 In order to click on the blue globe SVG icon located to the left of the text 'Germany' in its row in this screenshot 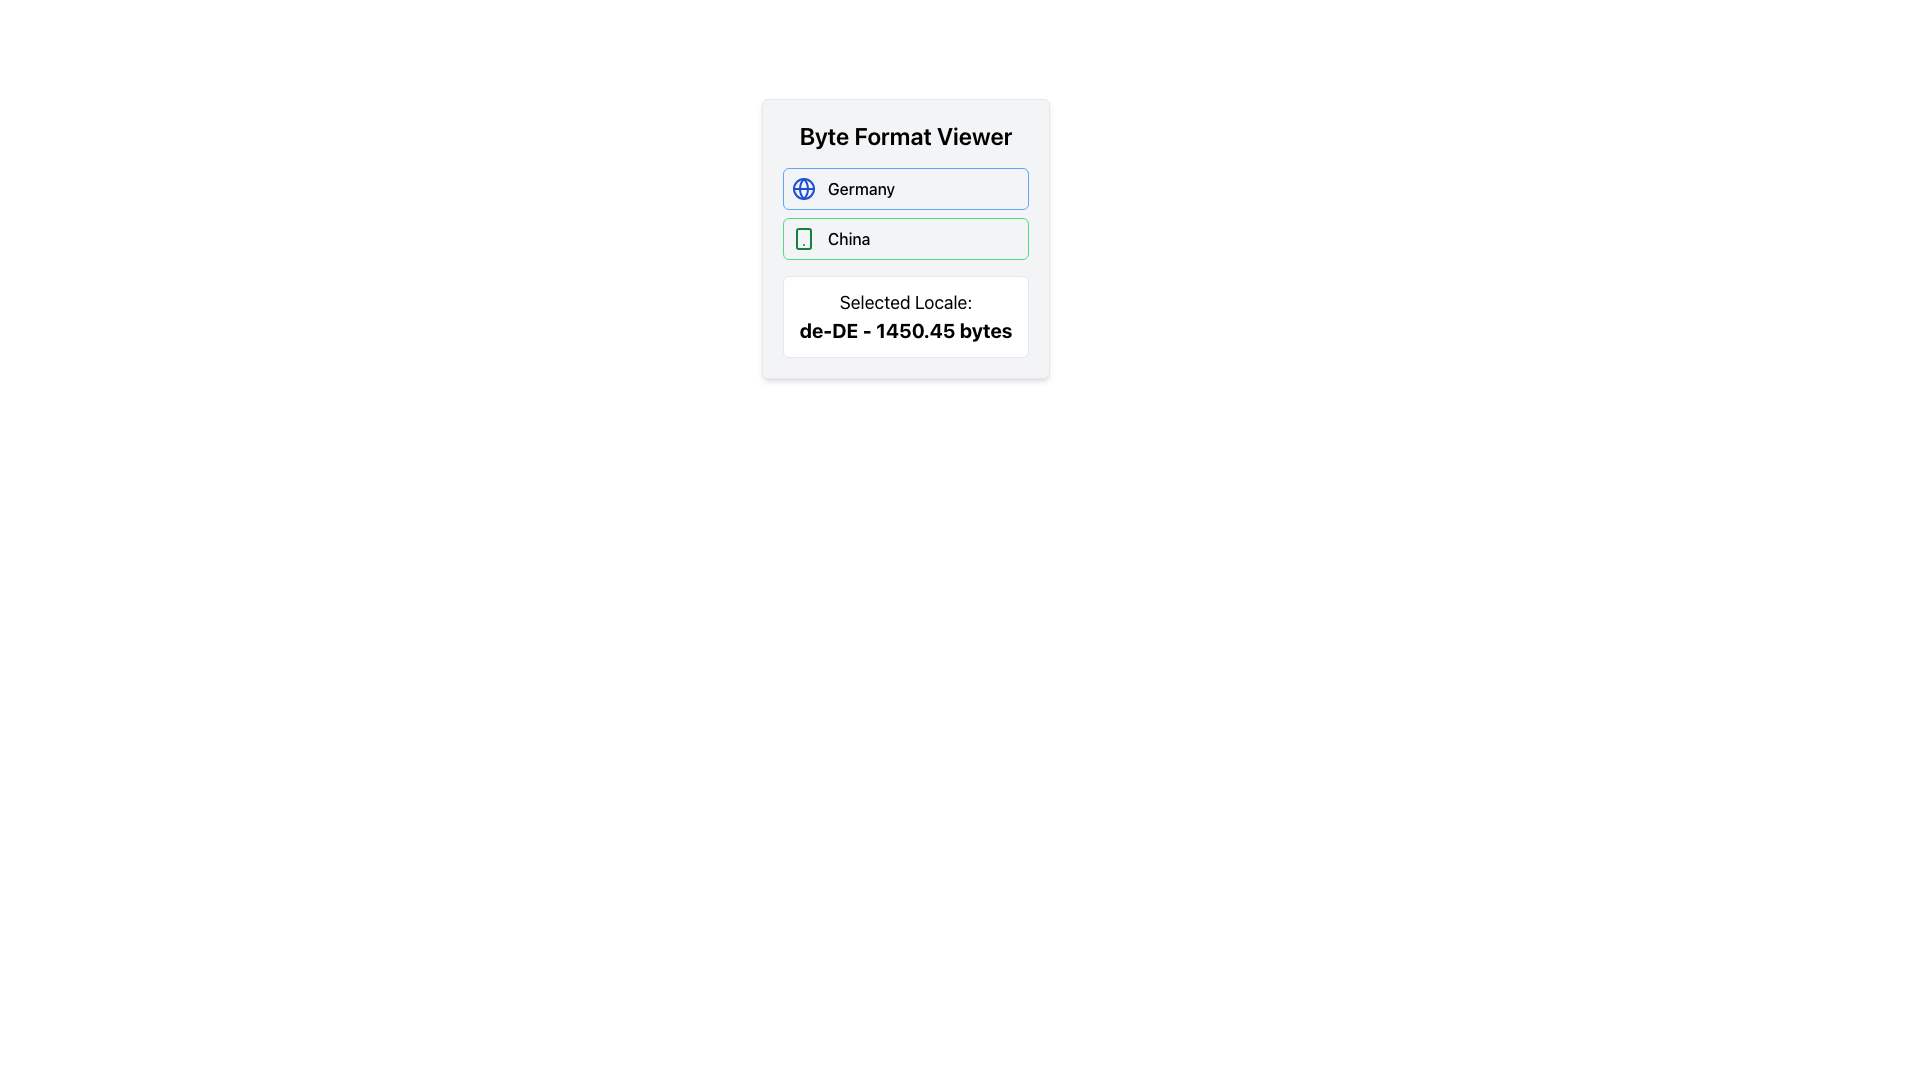, I will do `click(804, 189)`.